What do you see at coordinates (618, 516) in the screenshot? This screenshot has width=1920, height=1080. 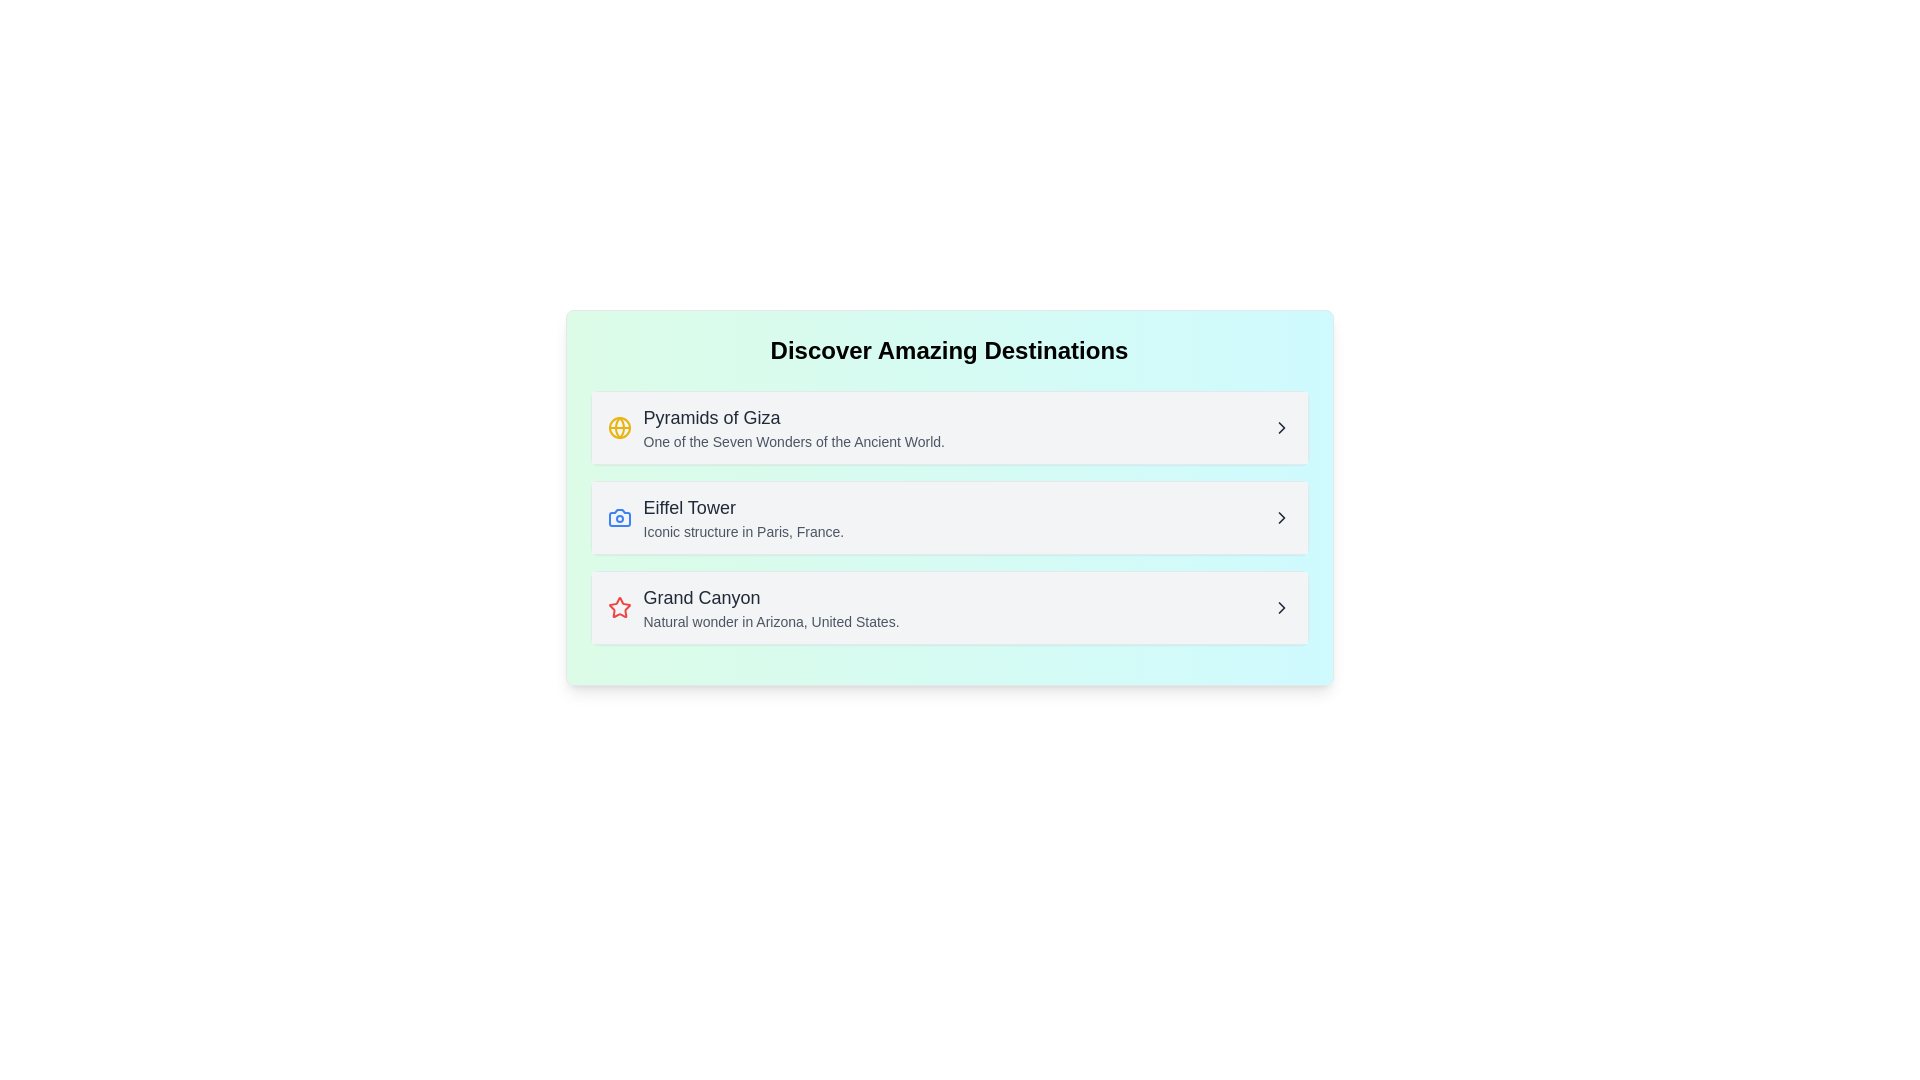 I see `the icon that visually represents the 'Eiffel Tower' list item, located on the left side of the text label` at bounding box center [618, 516].